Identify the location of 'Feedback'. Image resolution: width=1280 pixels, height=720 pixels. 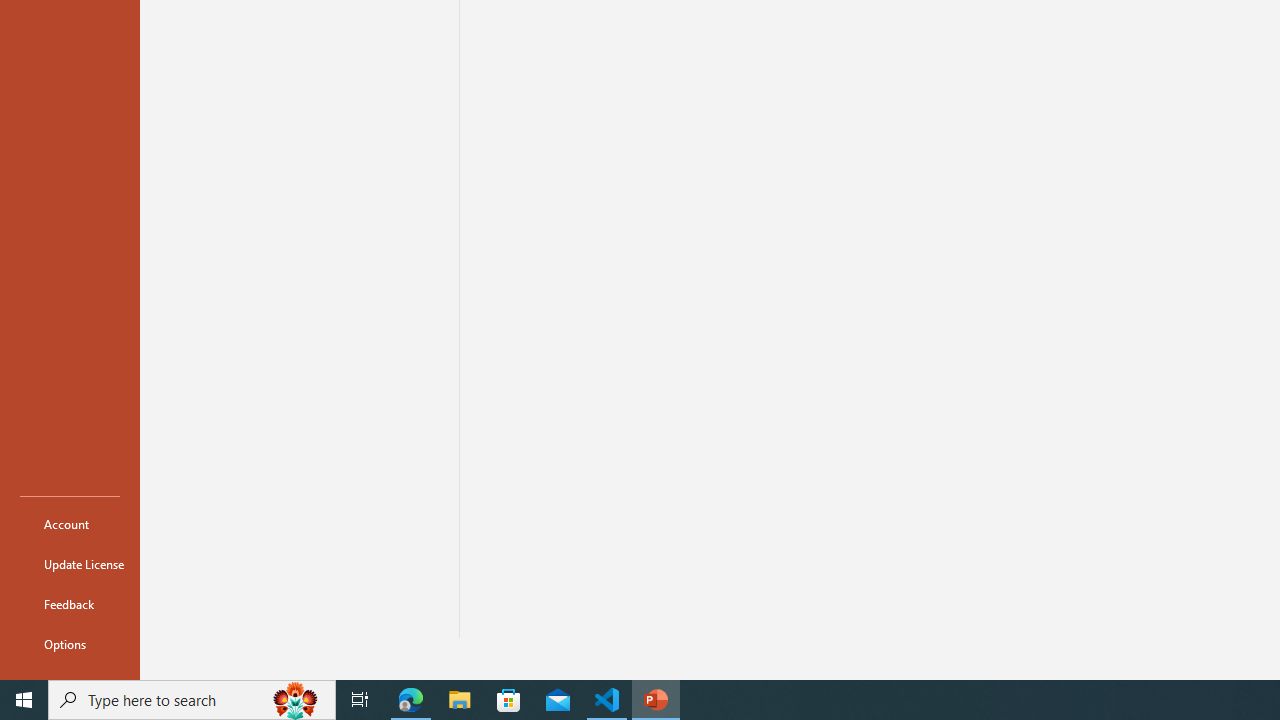
(69, 603).